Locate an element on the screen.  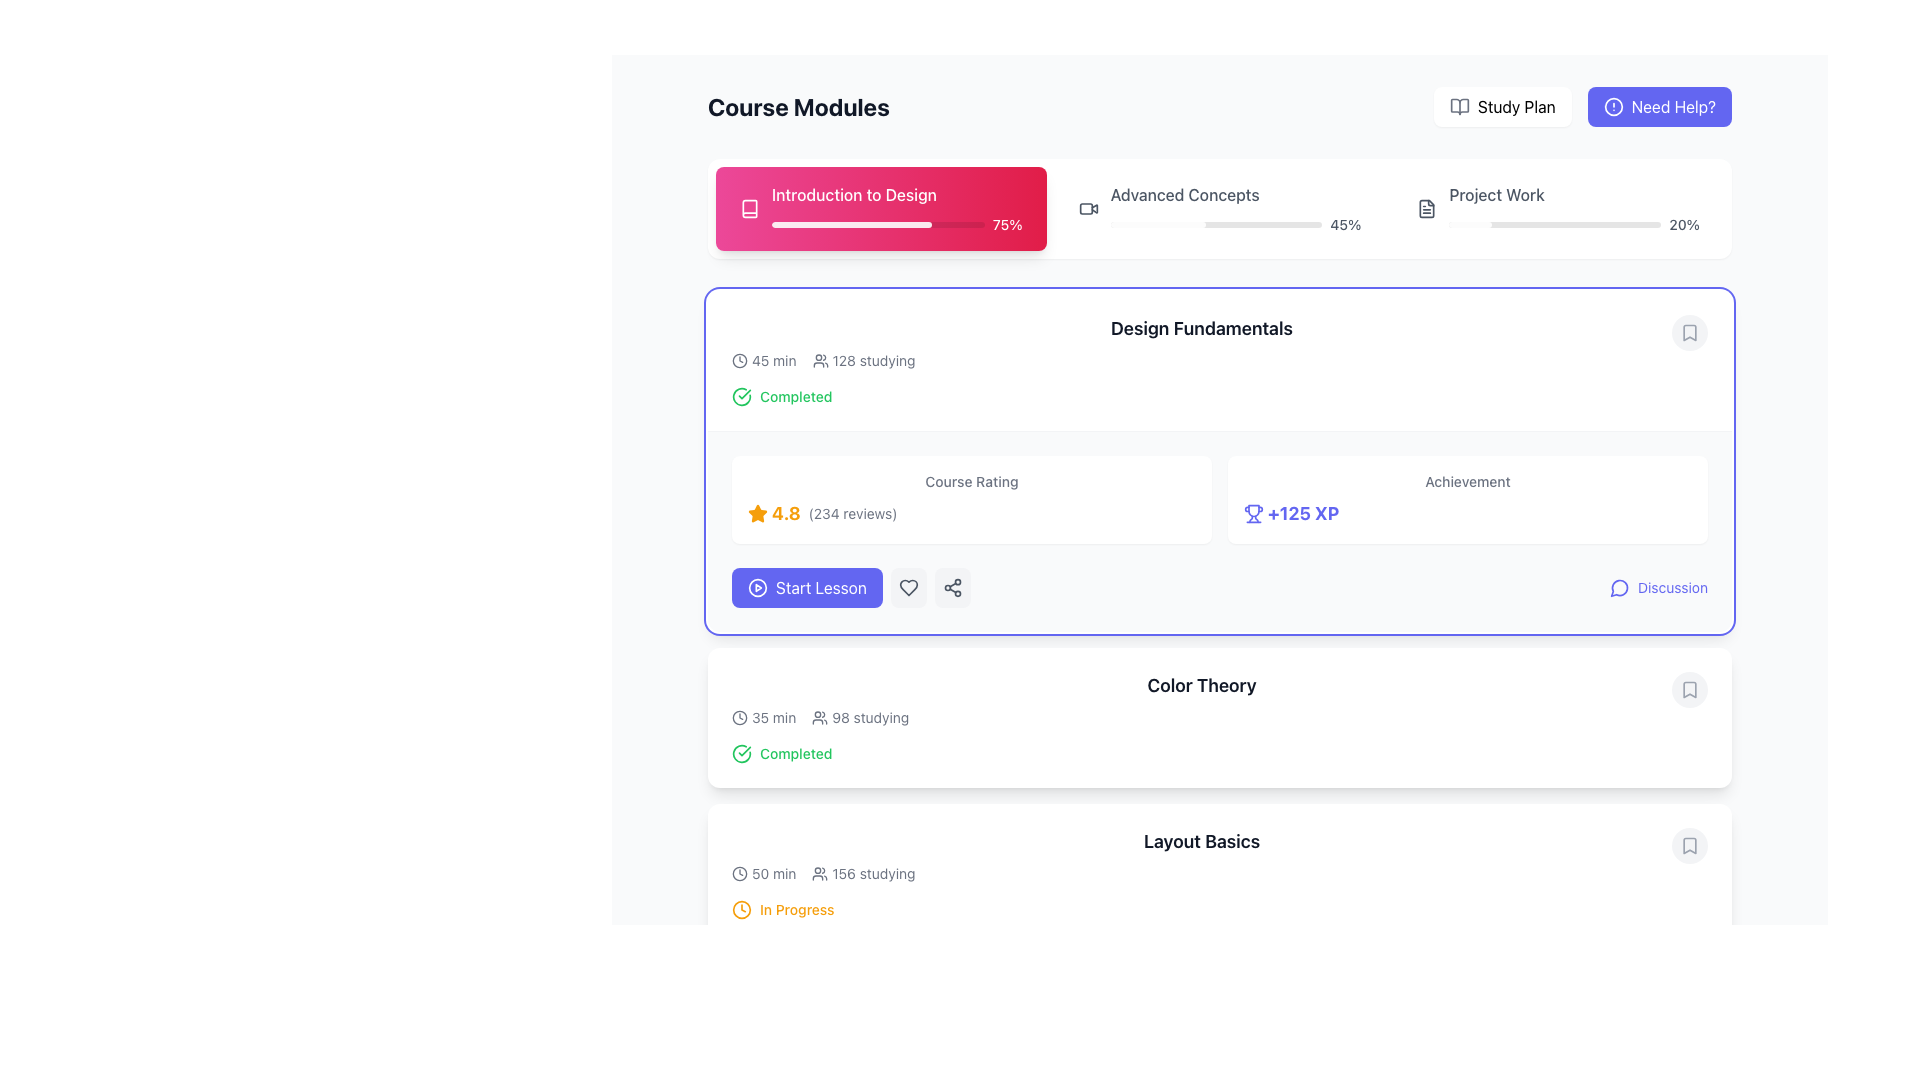
the filled star-shaped icon that represents a rating, located to the left of the numerical rating (4.8) and textual information ('(234 reviews)') is located at coordinates (757, 512).